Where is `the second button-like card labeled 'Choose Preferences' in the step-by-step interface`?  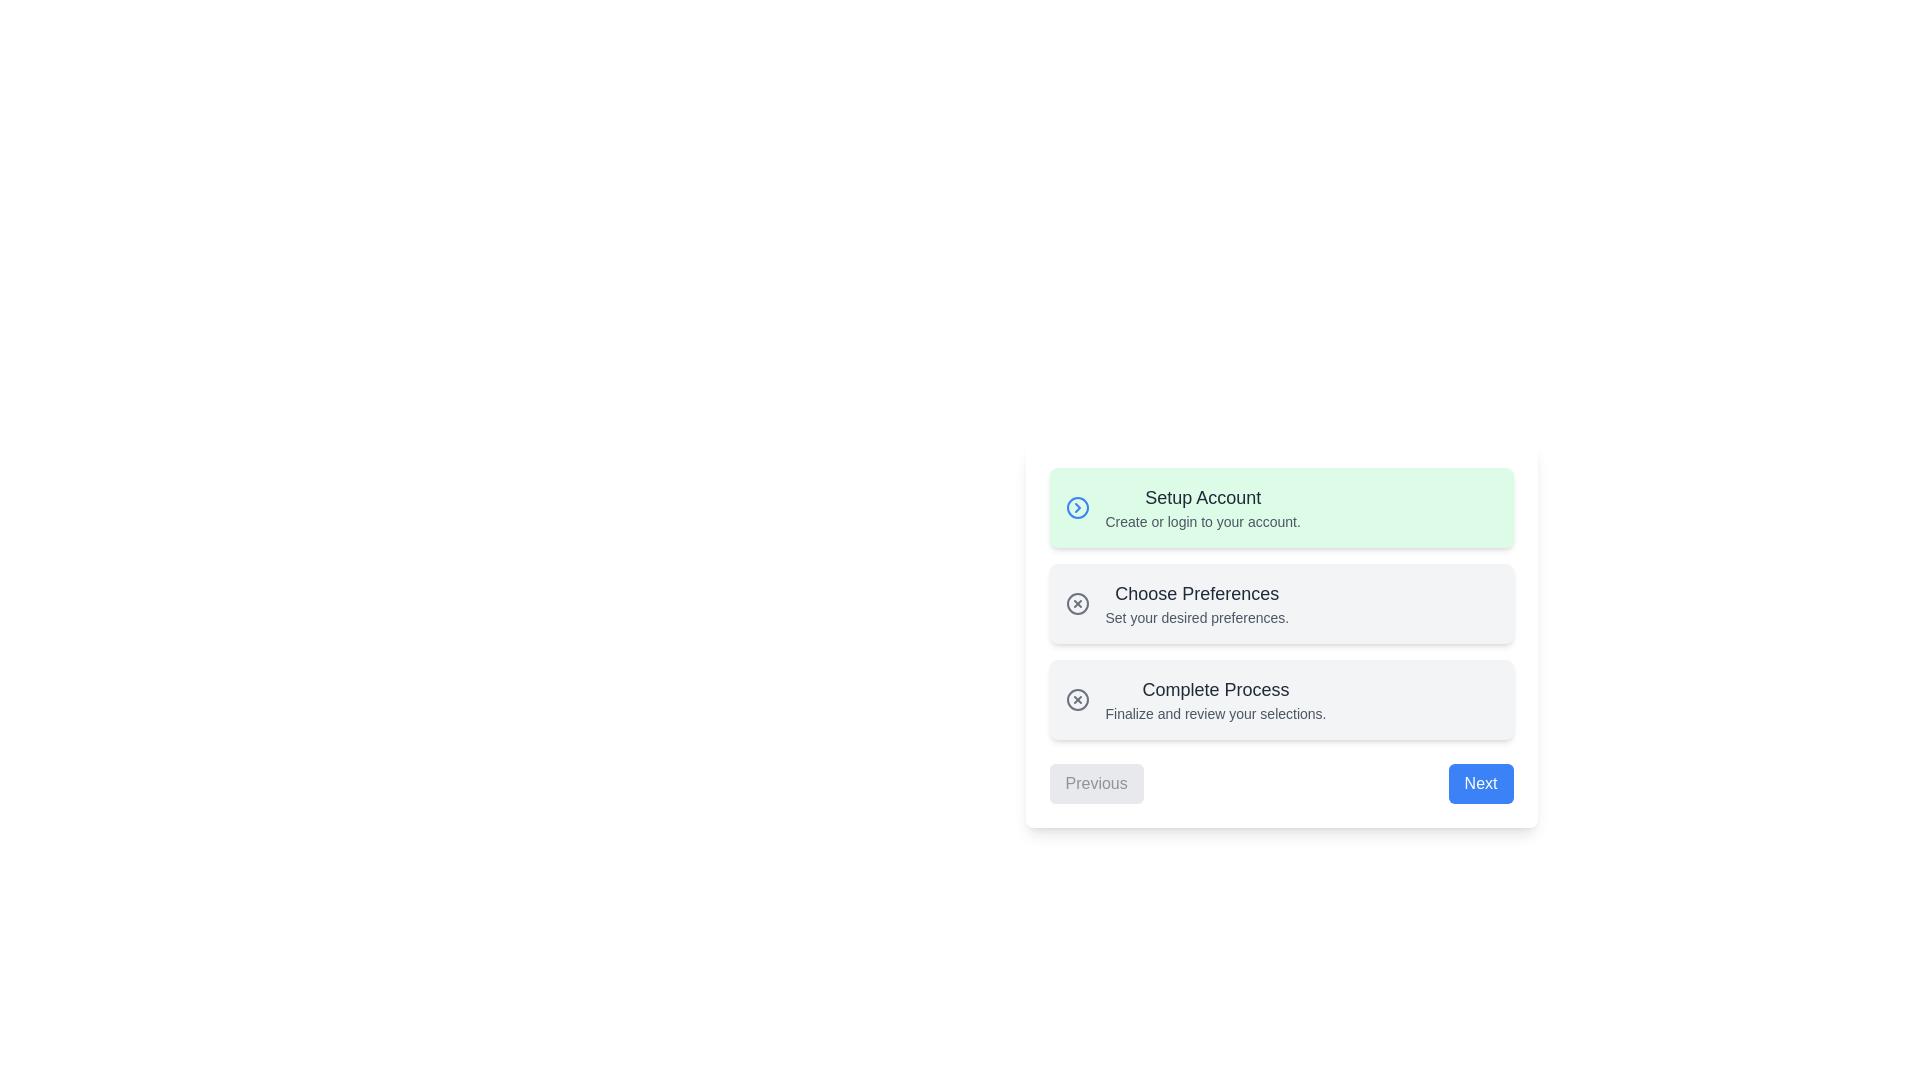
the second button-like card labeled 'Choose Preferences' in the step-by-step interface is located at coordinates (1281, 603).